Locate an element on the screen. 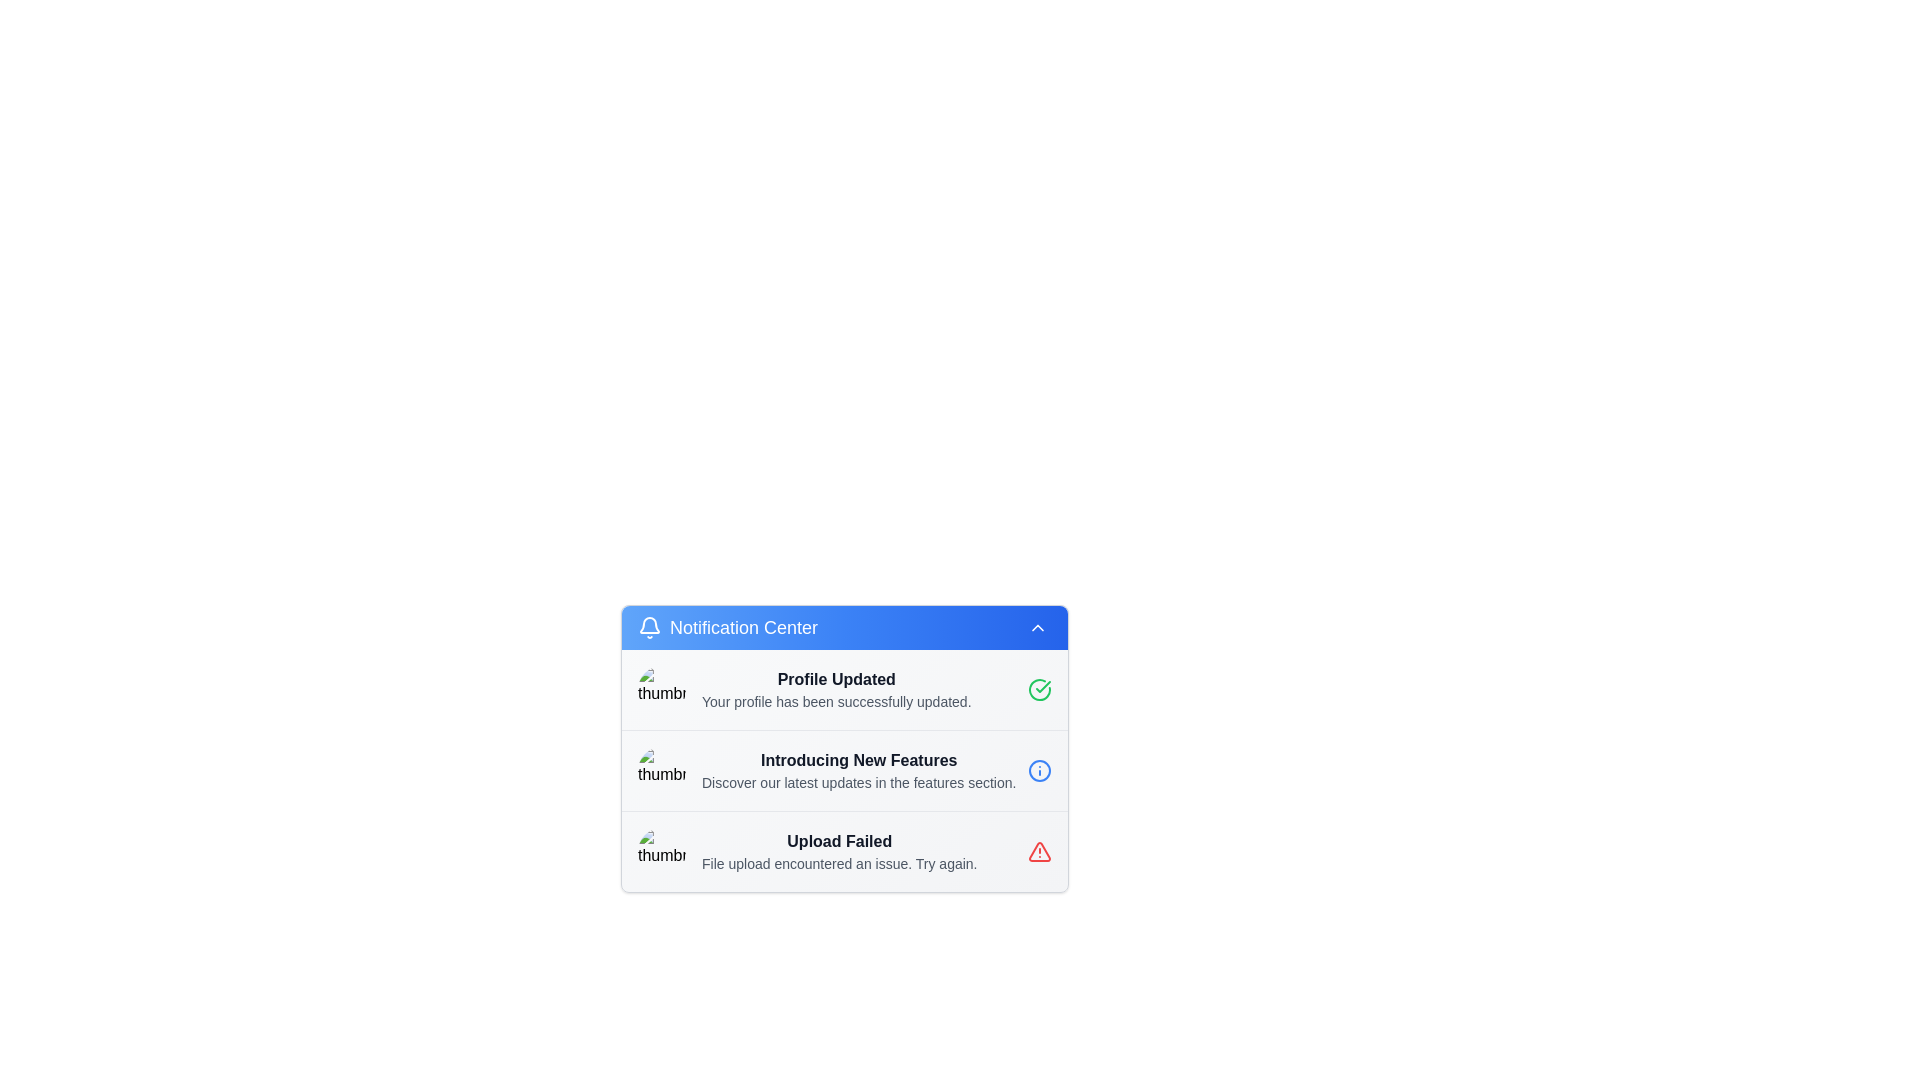 The width and height of the screenshot is (1920, 1080). the title text label in the topmost notification entry of the Notification Center modal, which summarizes the notification's content is located at coordinates (836, 678).